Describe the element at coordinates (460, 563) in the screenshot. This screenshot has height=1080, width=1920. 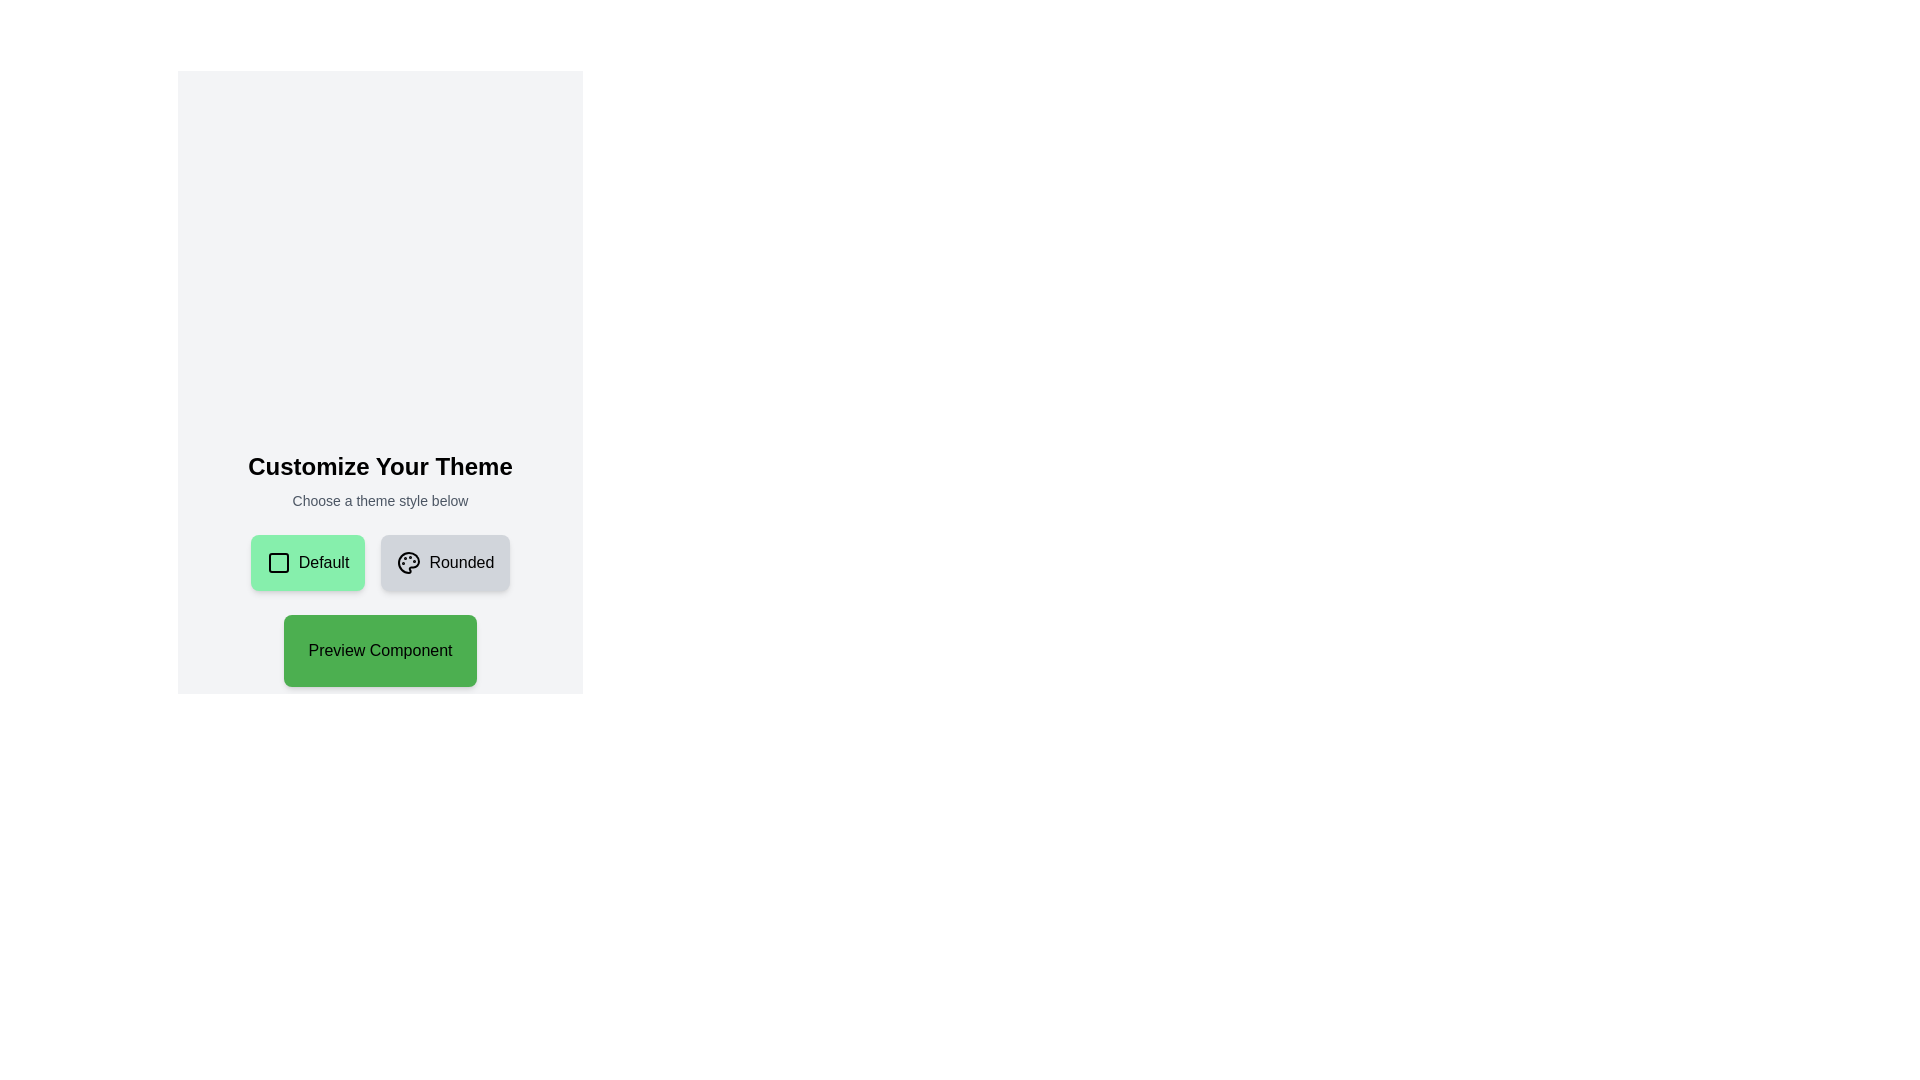
I see `the 'Rounded' text label that describes the style or theme option` at that location.